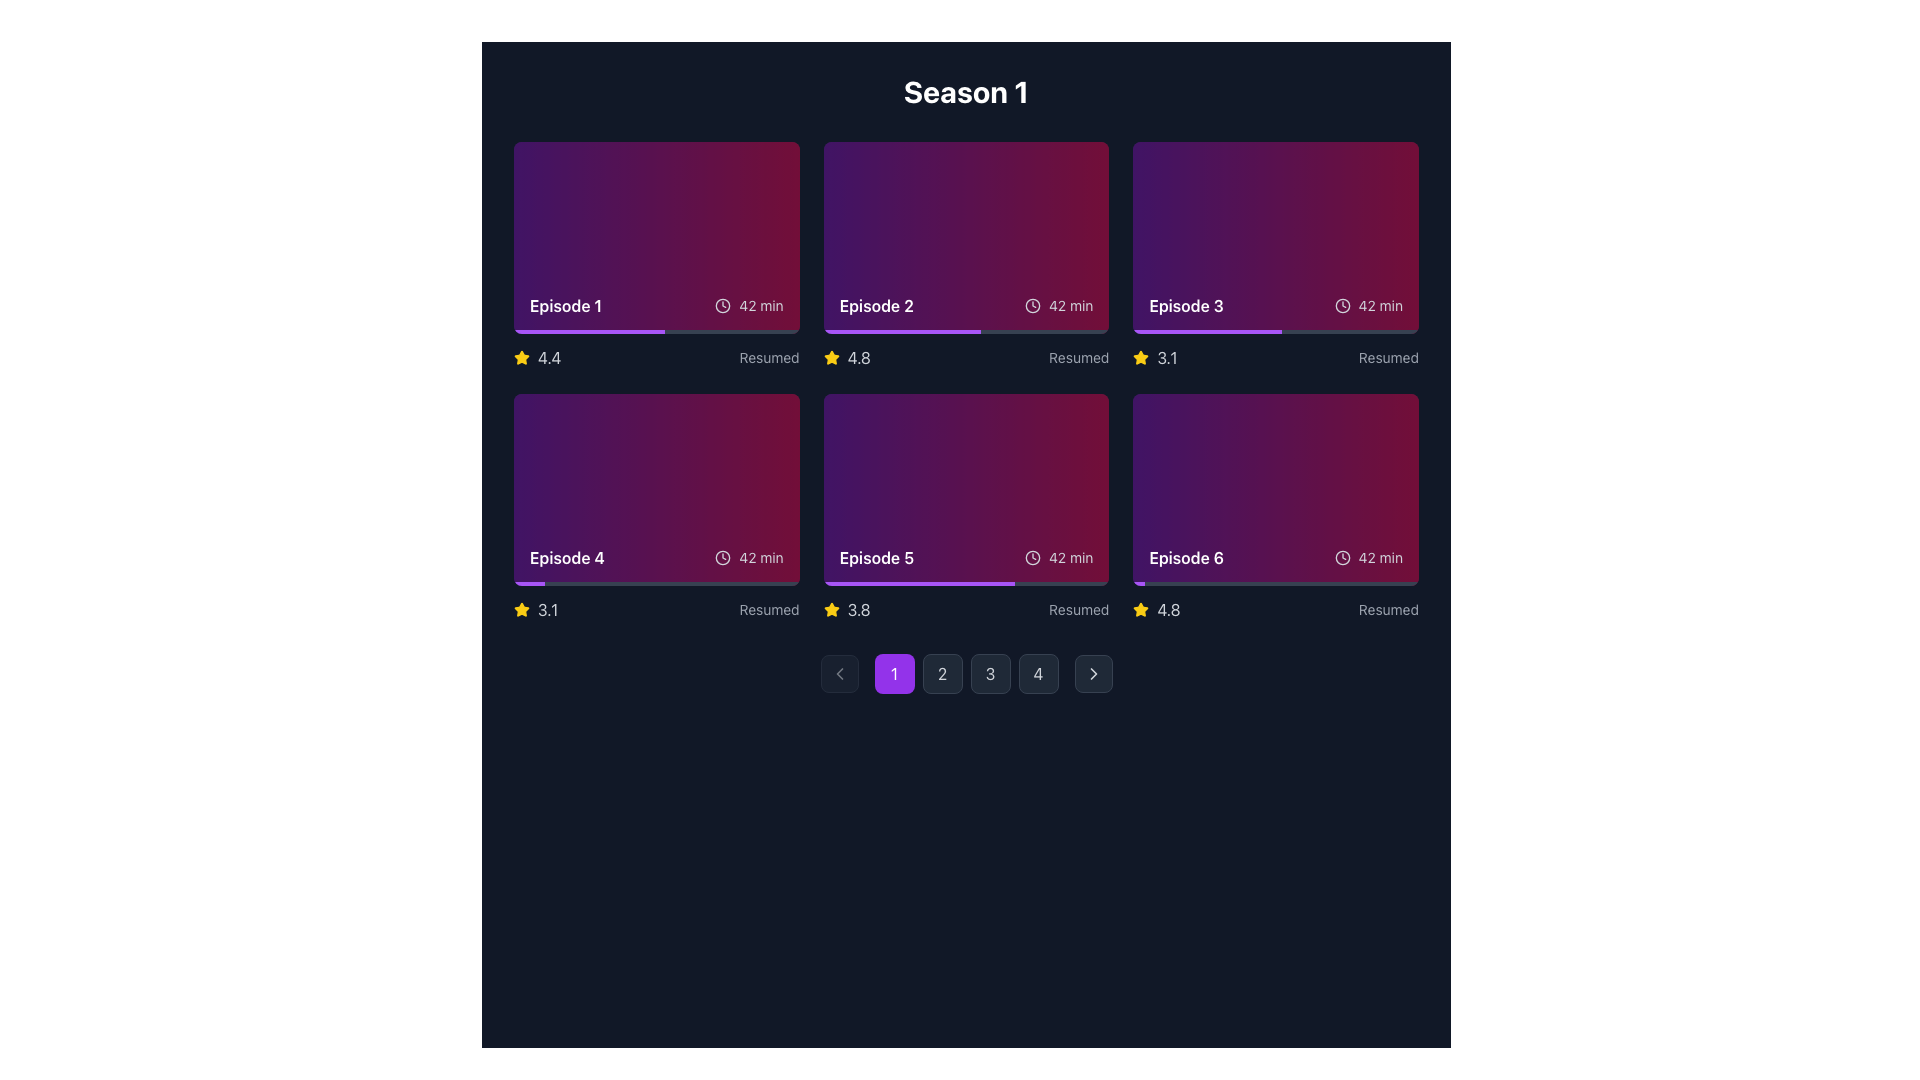  Describe the element at coordinates (1070, 558) in the screenshot. I see `duration information text located in the bottom right corner of the Episode 5 card, which is aligned with the clock icon and the rating below` at that location.